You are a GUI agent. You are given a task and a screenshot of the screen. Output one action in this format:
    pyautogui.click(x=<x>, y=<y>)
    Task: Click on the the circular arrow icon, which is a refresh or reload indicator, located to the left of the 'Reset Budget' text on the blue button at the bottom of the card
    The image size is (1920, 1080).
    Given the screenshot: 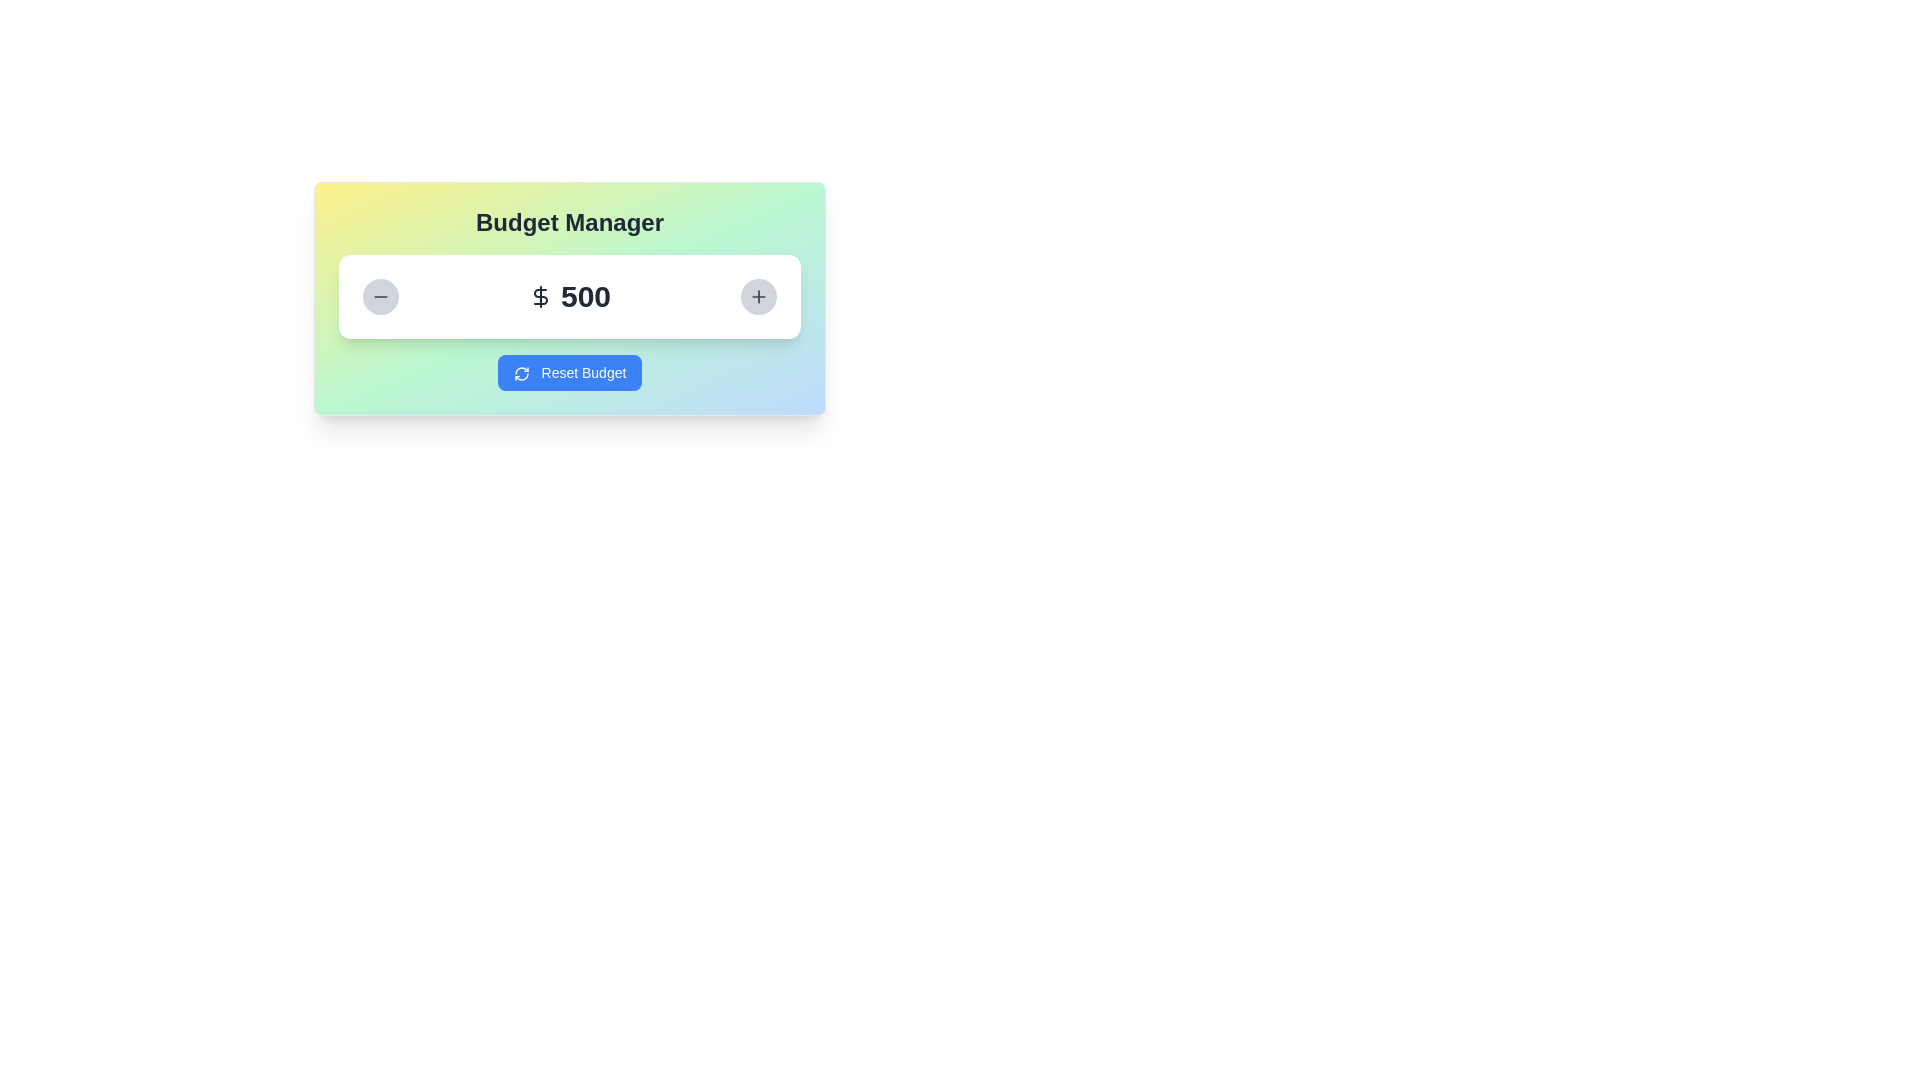 What is the action you would take?
    pyautogui.click(x=521, y=374)
    